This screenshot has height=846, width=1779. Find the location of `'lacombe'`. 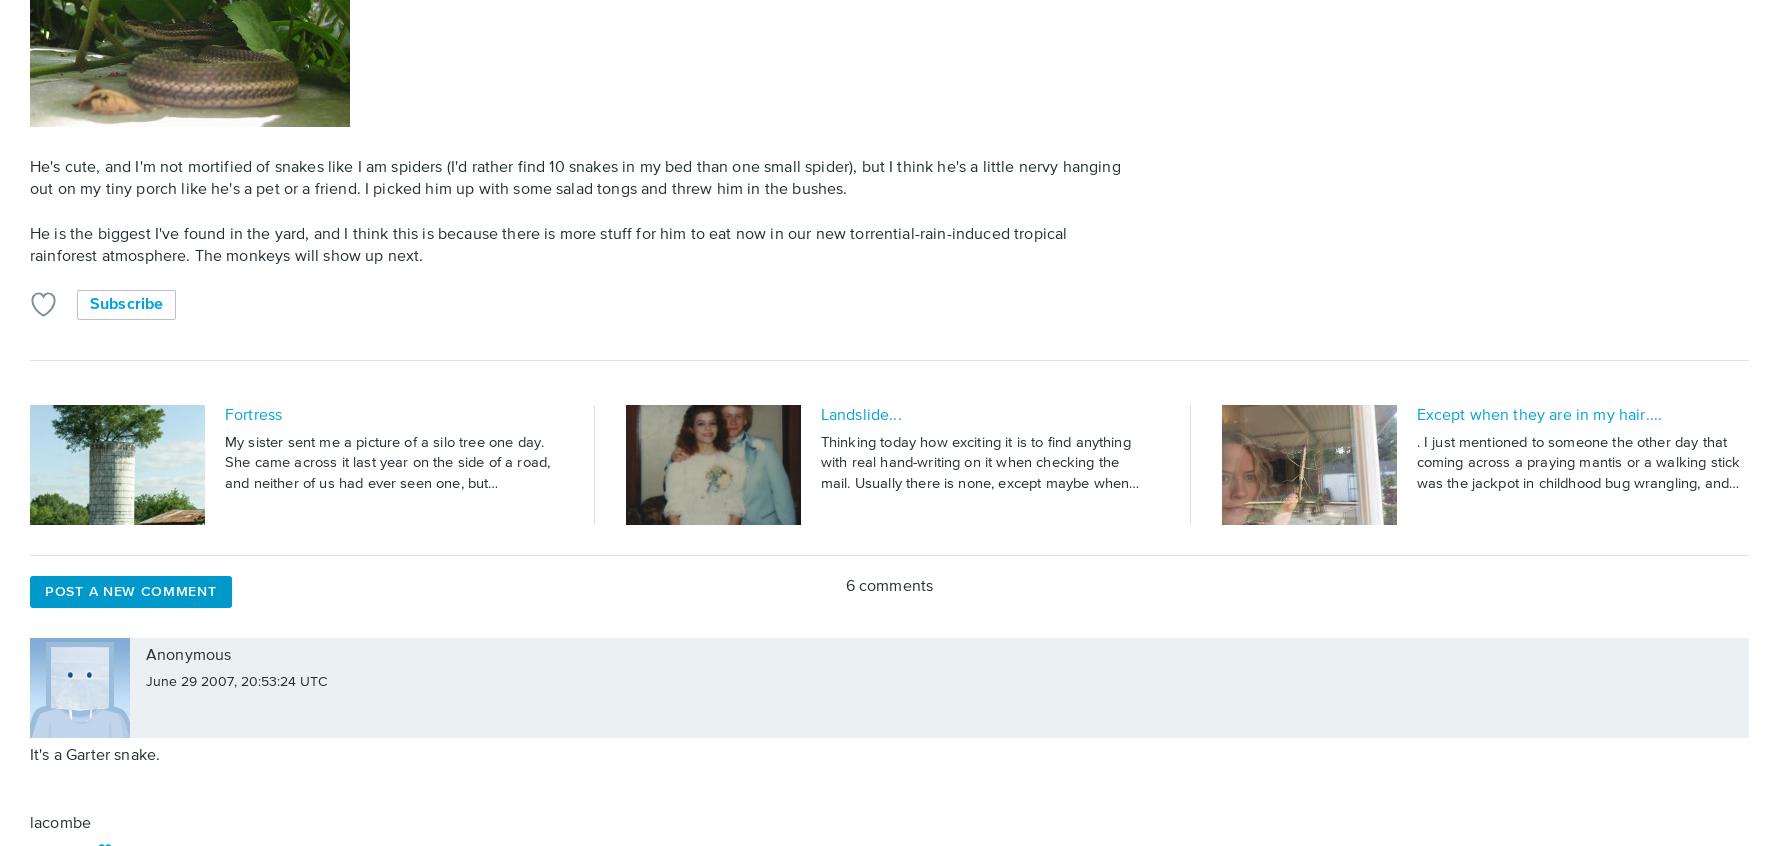

'lacombe' is located at coordinates (60, 822).